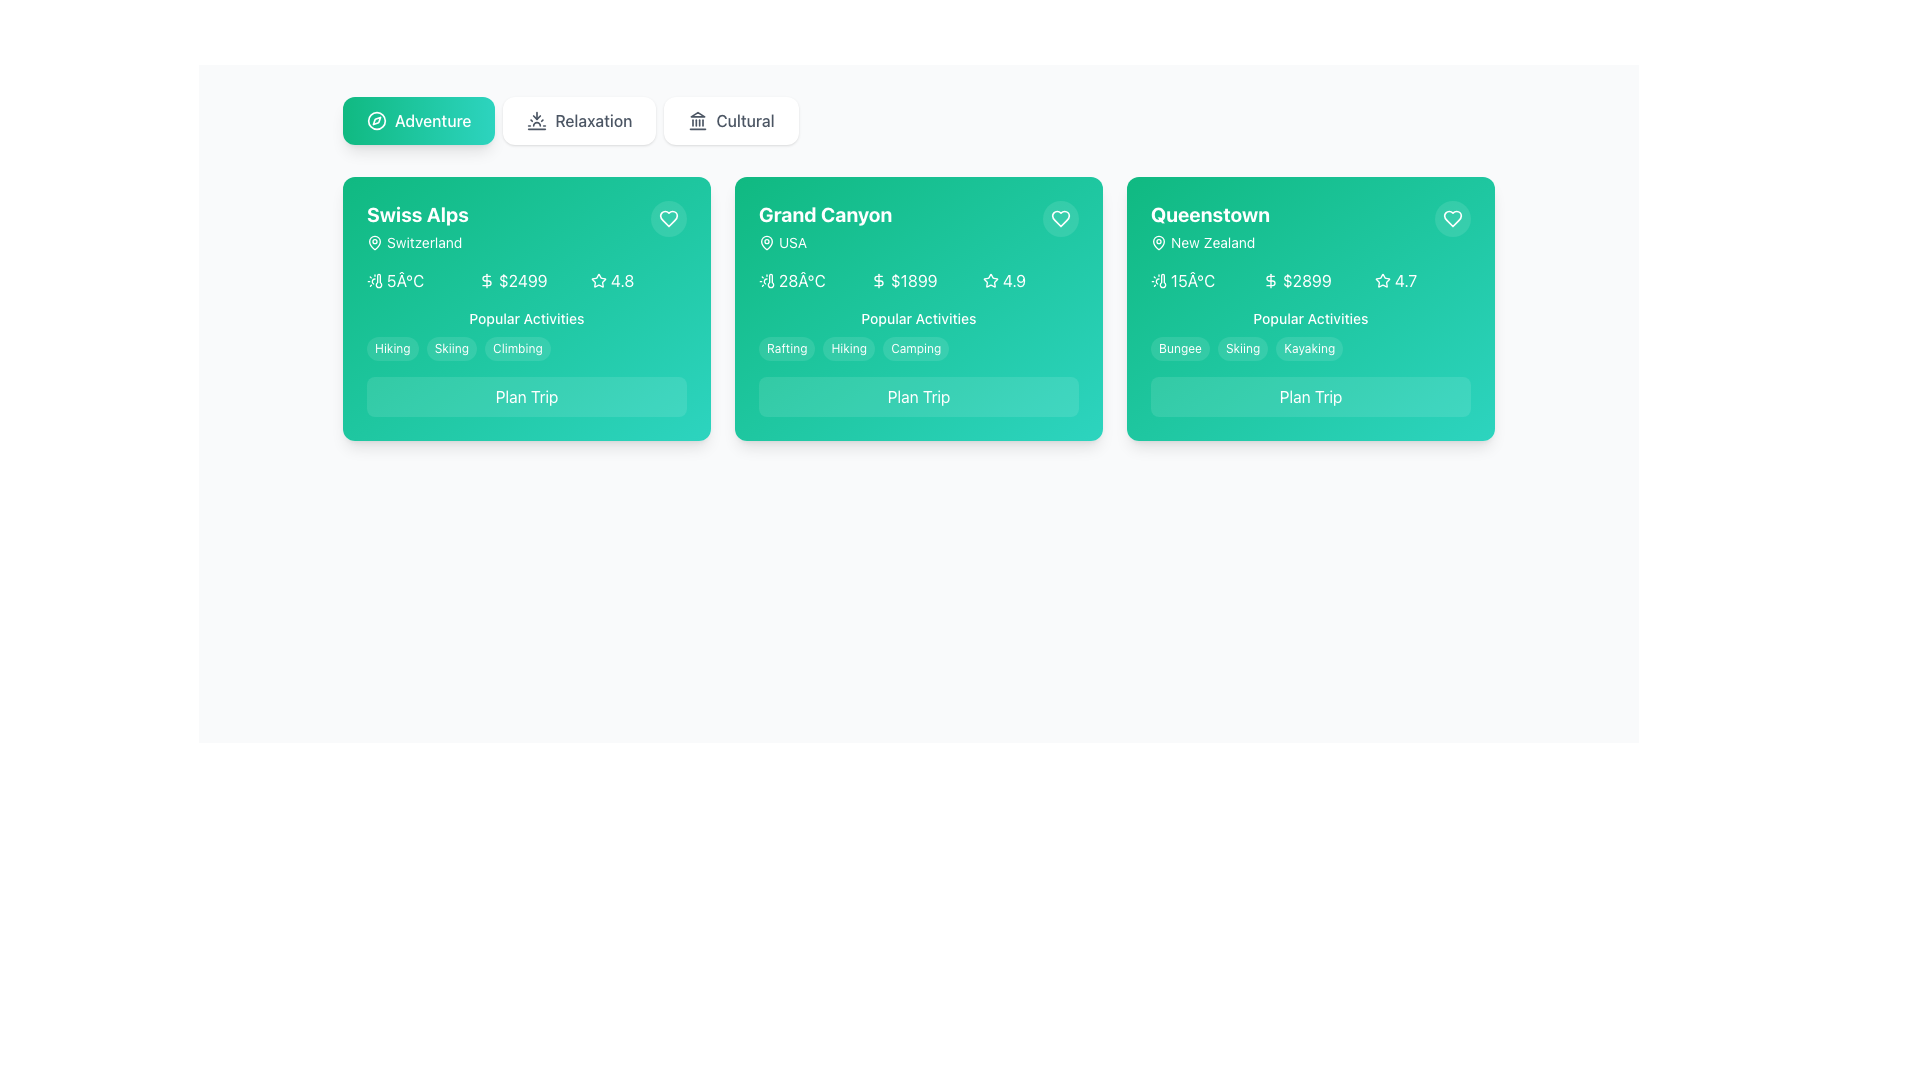 This screenshot has height=1080, width=1920. What do you see at coordinates (418, 120) in the screenshot?
I see `the 'Adventure' button, which has a gradient background from emerald green to teal and includes a compass icon on the left` at bounding box center [418, 120].